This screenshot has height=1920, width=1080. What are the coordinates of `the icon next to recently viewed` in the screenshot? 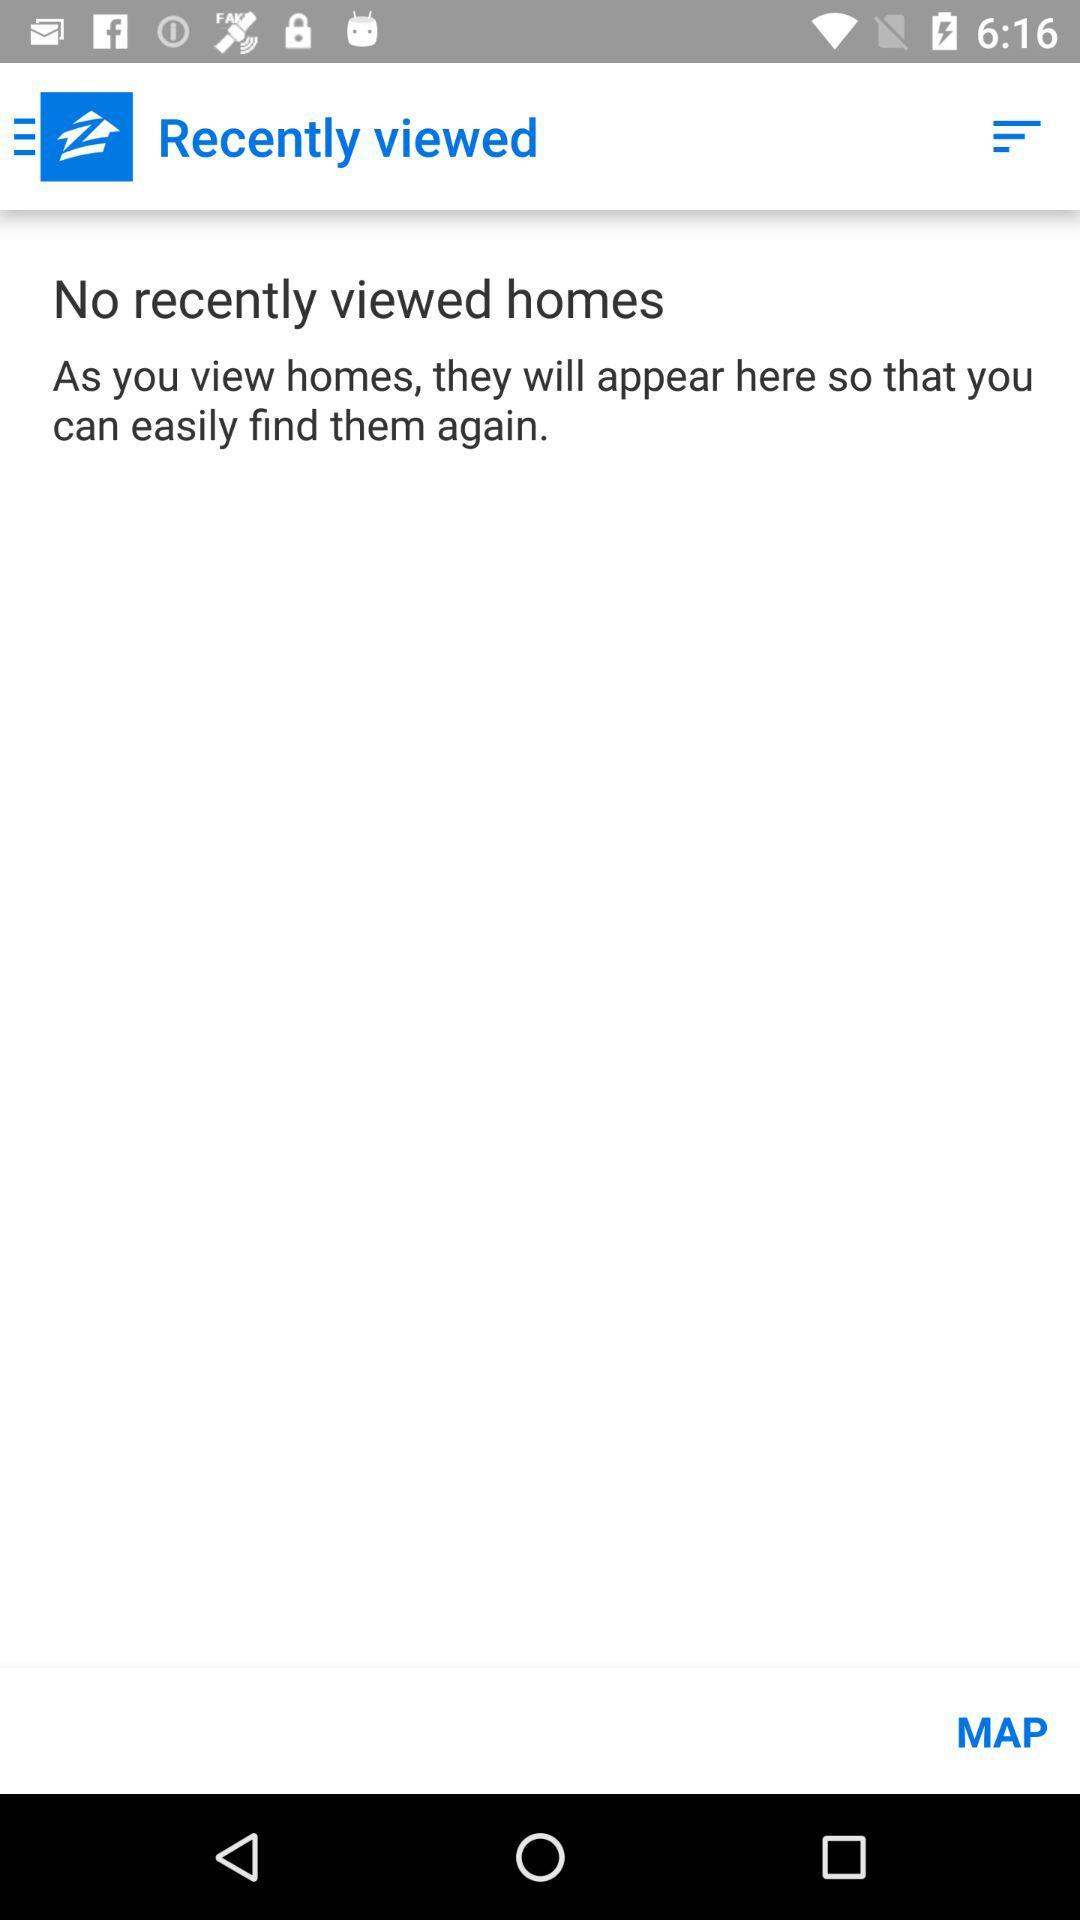 It's located at (72, 135).